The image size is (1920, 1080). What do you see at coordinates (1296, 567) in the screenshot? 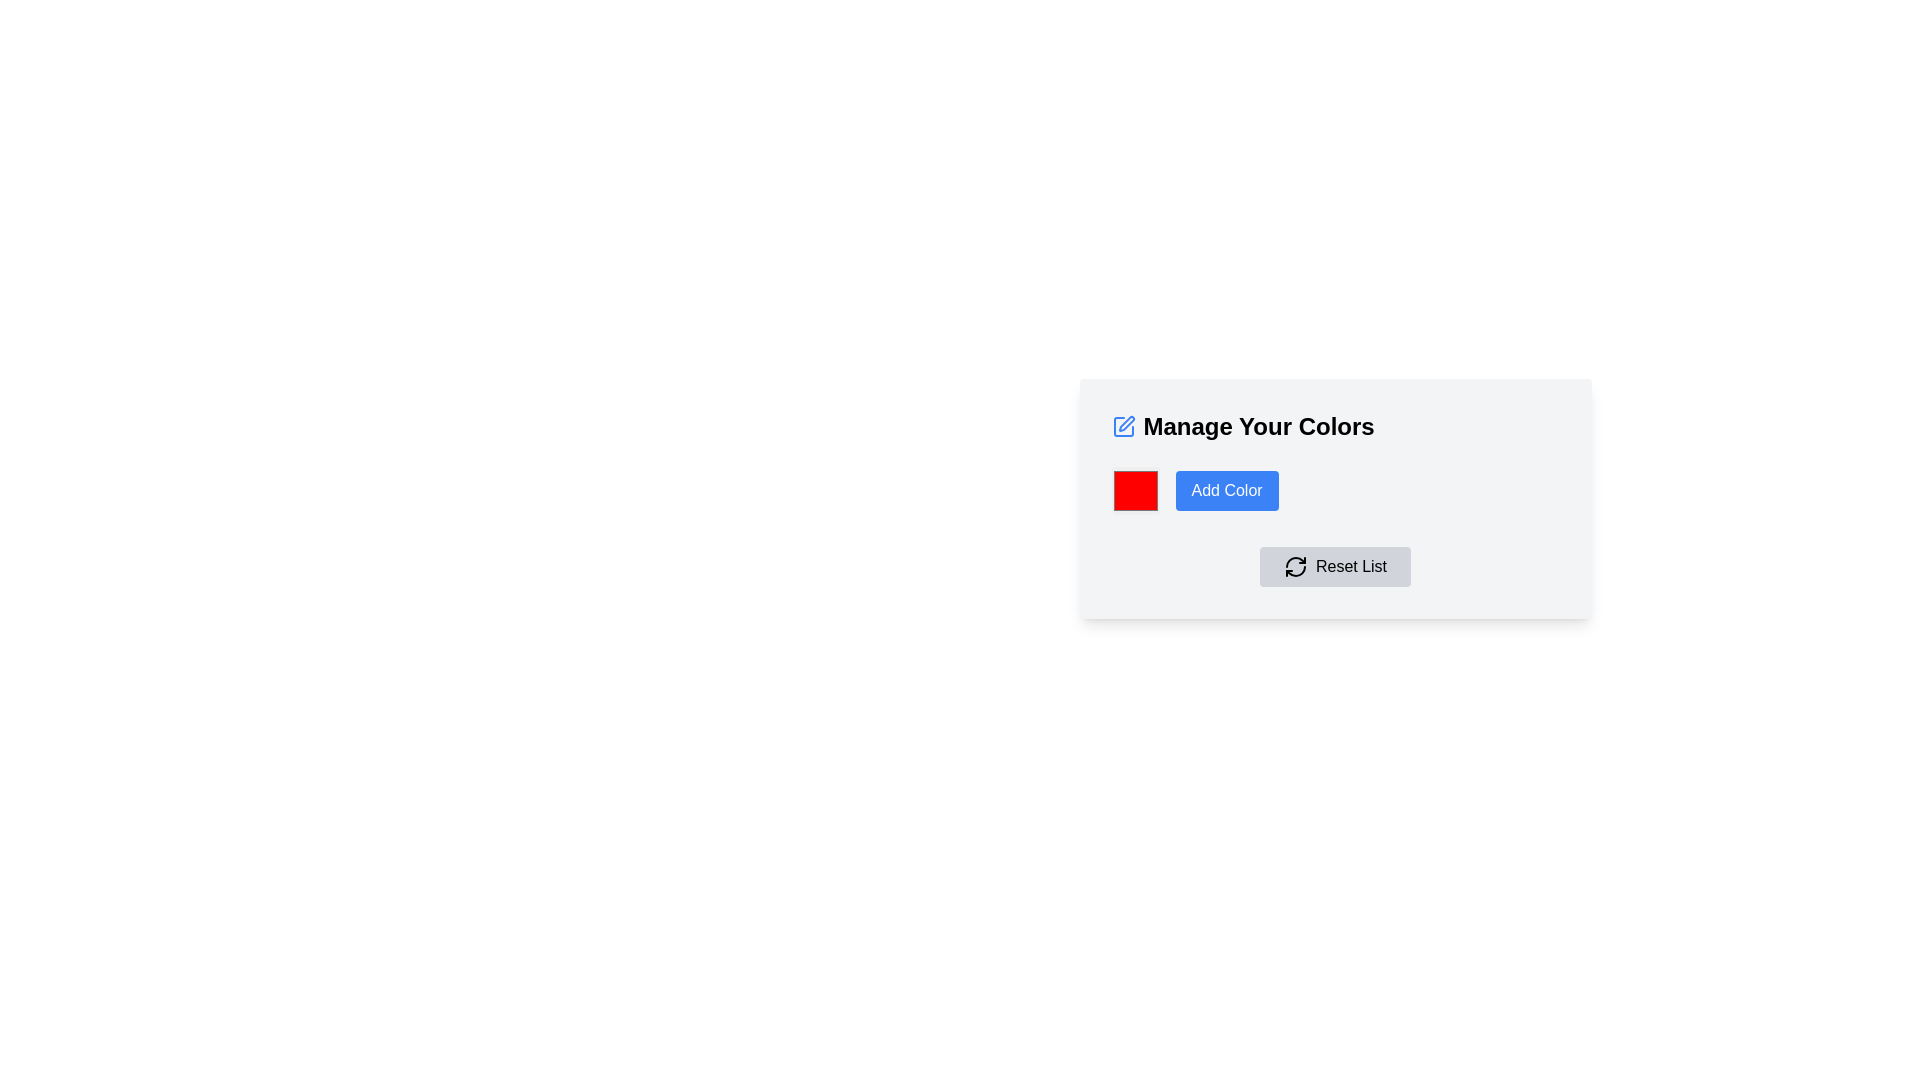
I see `the reset icon located on the left side of the 'Reset List' button within the 'Manage Your Colors' section` at bounding box center [1296, 567].